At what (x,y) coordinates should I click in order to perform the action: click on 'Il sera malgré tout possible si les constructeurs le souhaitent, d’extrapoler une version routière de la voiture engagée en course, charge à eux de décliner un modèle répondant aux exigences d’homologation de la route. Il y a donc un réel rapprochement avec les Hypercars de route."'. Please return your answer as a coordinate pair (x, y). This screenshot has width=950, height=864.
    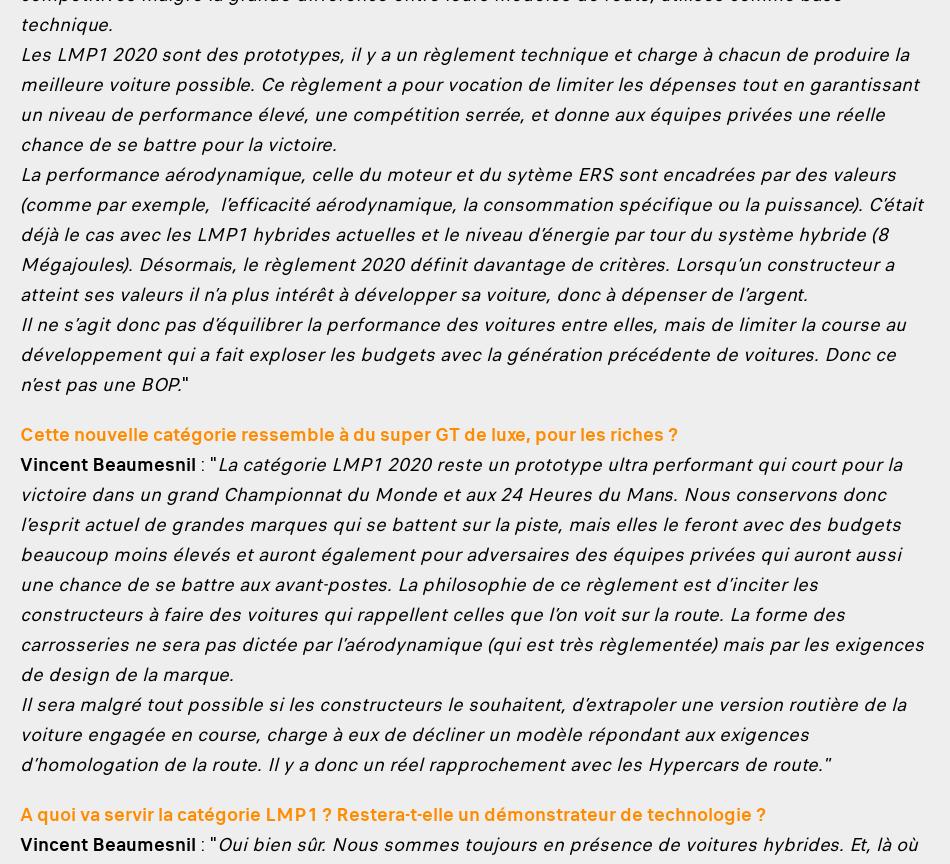
    Looking at the image, I should click on (462, 734).